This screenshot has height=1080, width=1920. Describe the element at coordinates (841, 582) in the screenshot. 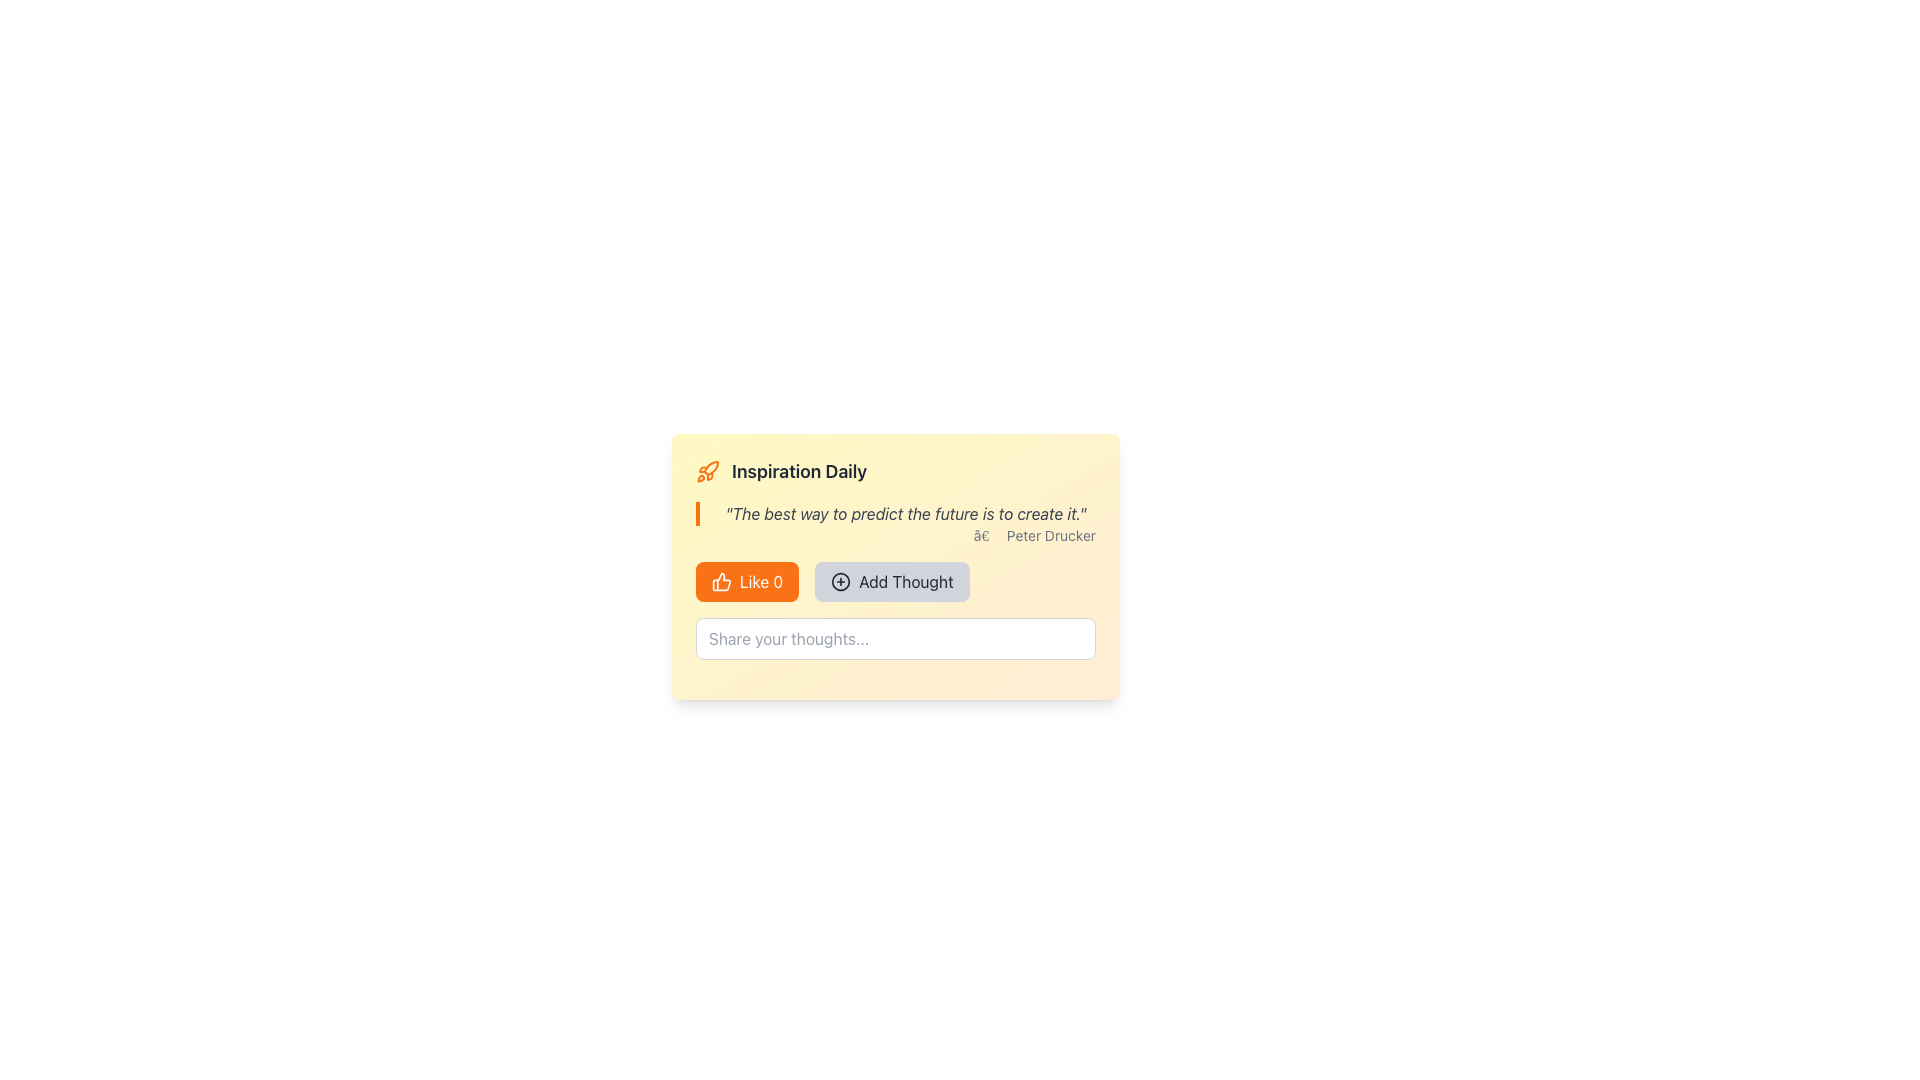

I see `the SVG Circle element that serves as the background within the icon located near the bottom-right of the main content area, adjacent to the 'Like' and 'Add Thought' buttons` at that location.